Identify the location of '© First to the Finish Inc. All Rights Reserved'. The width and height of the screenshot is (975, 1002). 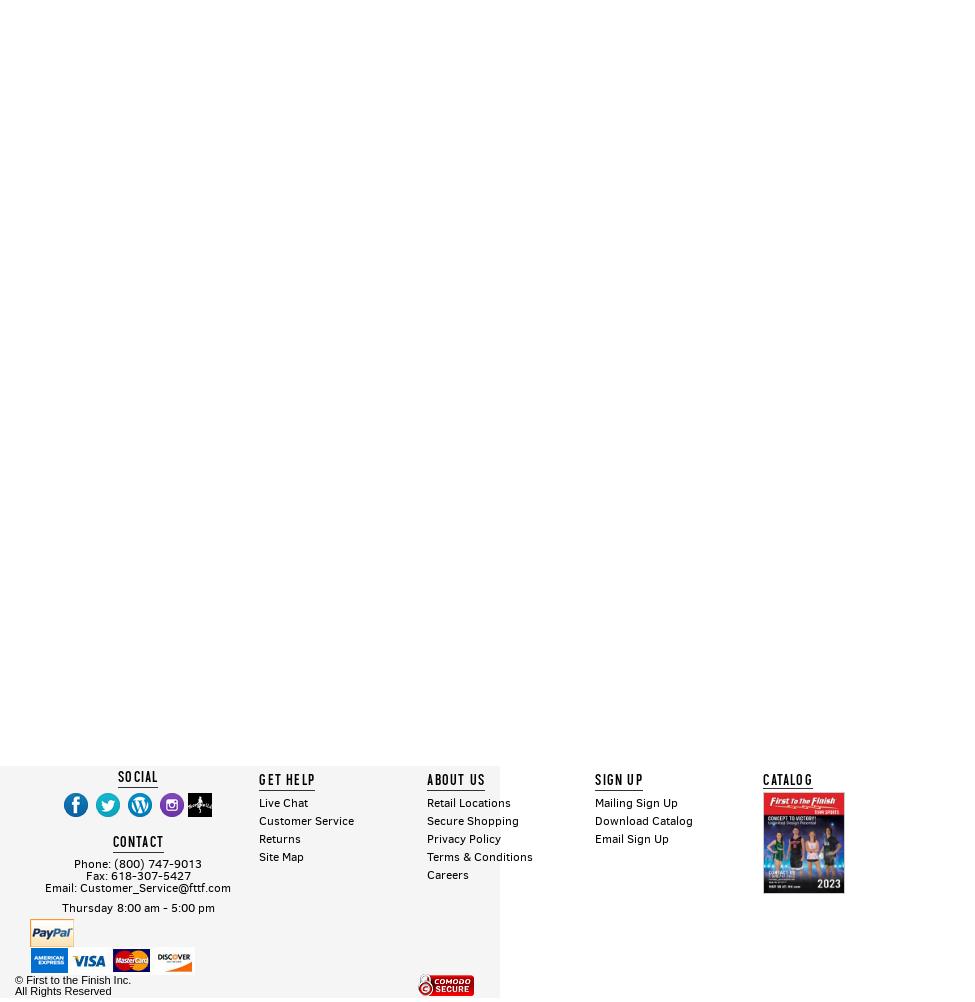
(15, 984).